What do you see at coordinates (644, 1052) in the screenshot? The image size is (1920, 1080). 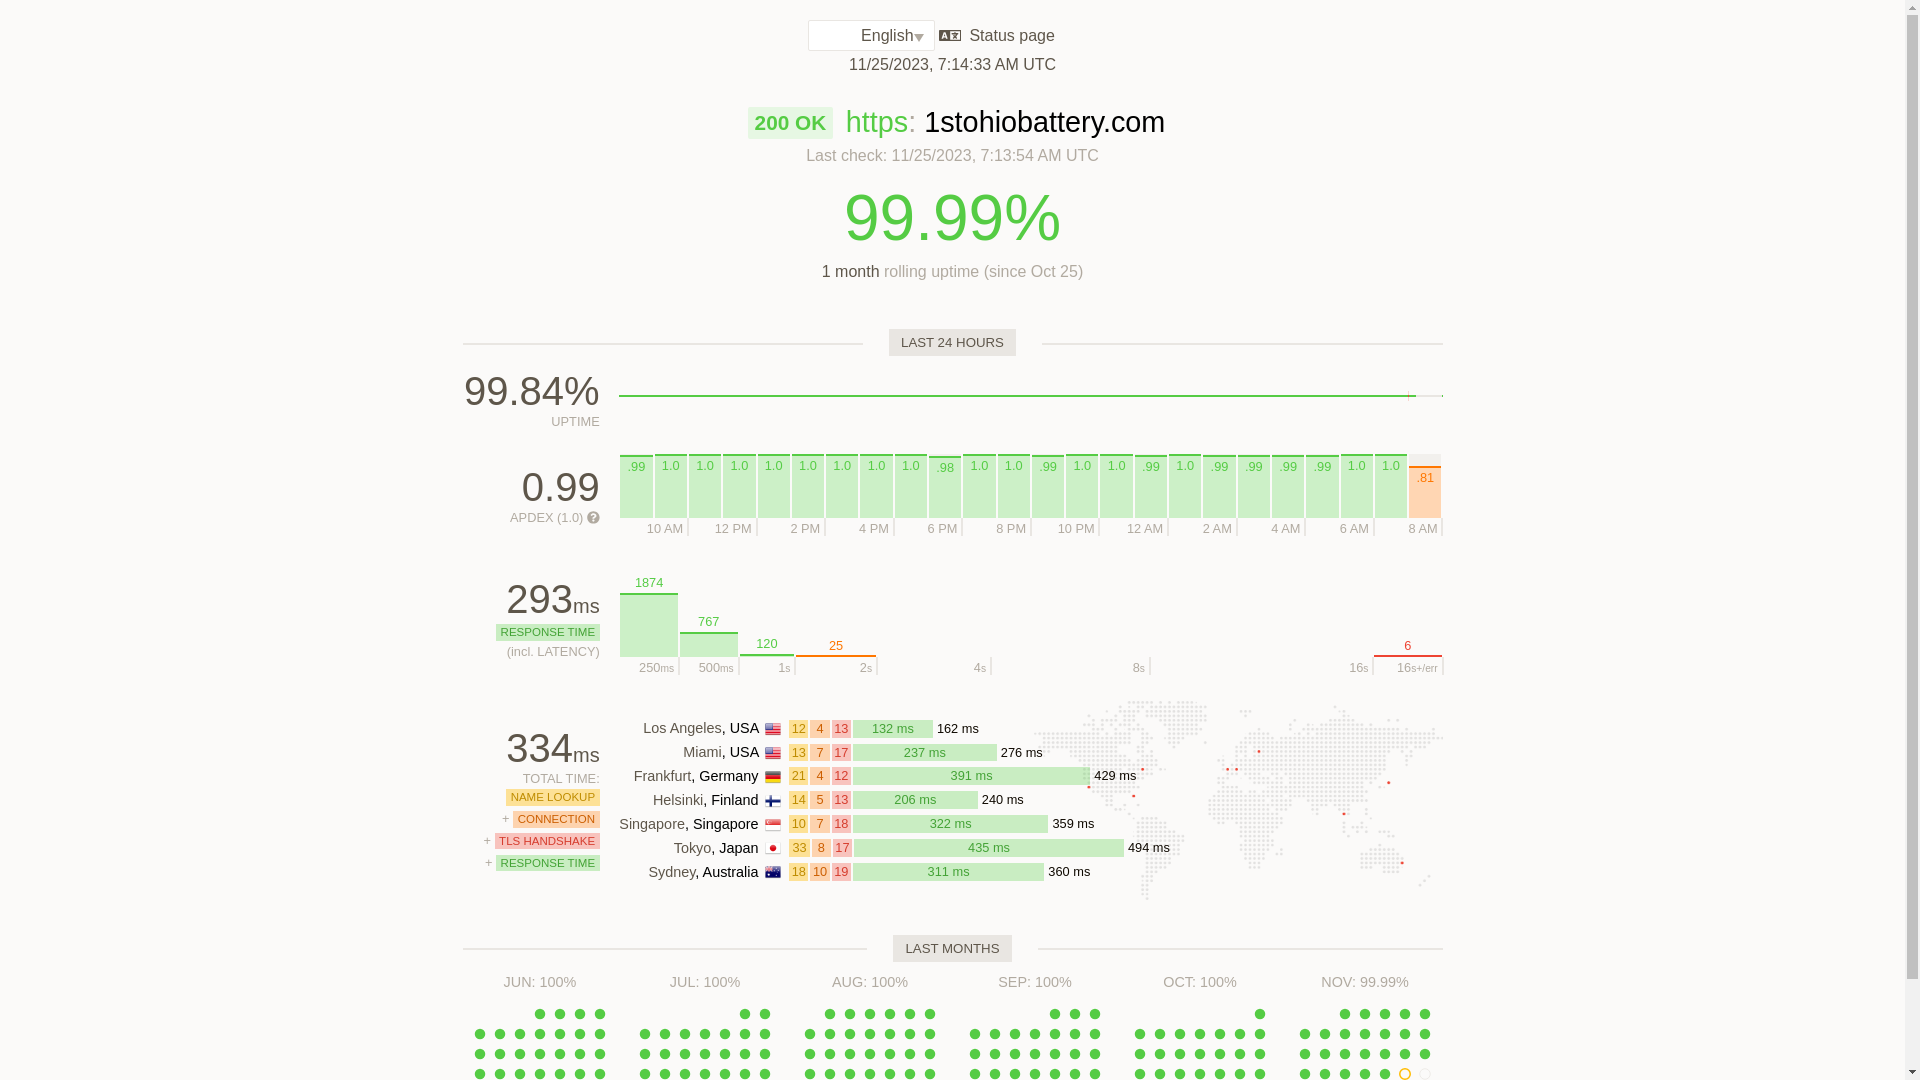 I see `'<small>Jul 10:</small> No downtime'` at bounding box center [644, 1052].